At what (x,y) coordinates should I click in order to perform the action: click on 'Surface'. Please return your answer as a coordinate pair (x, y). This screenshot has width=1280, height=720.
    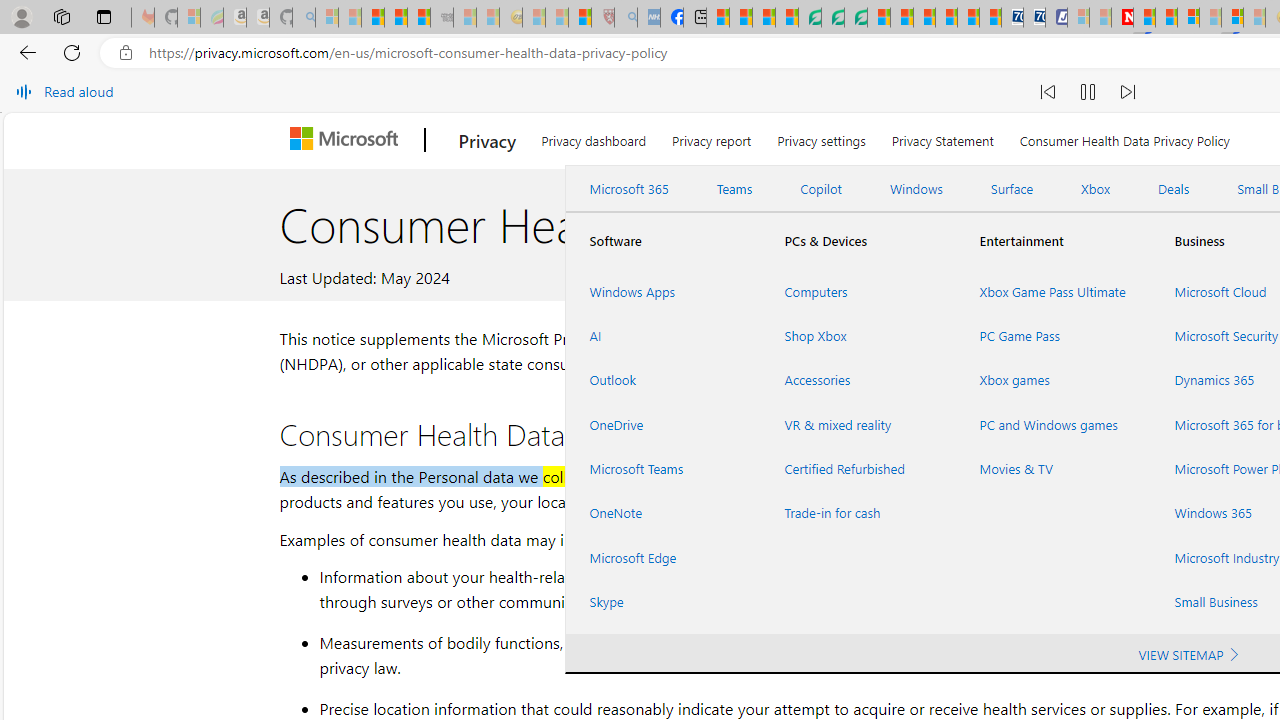
    Looking at the image, I should click on (1012, 189).